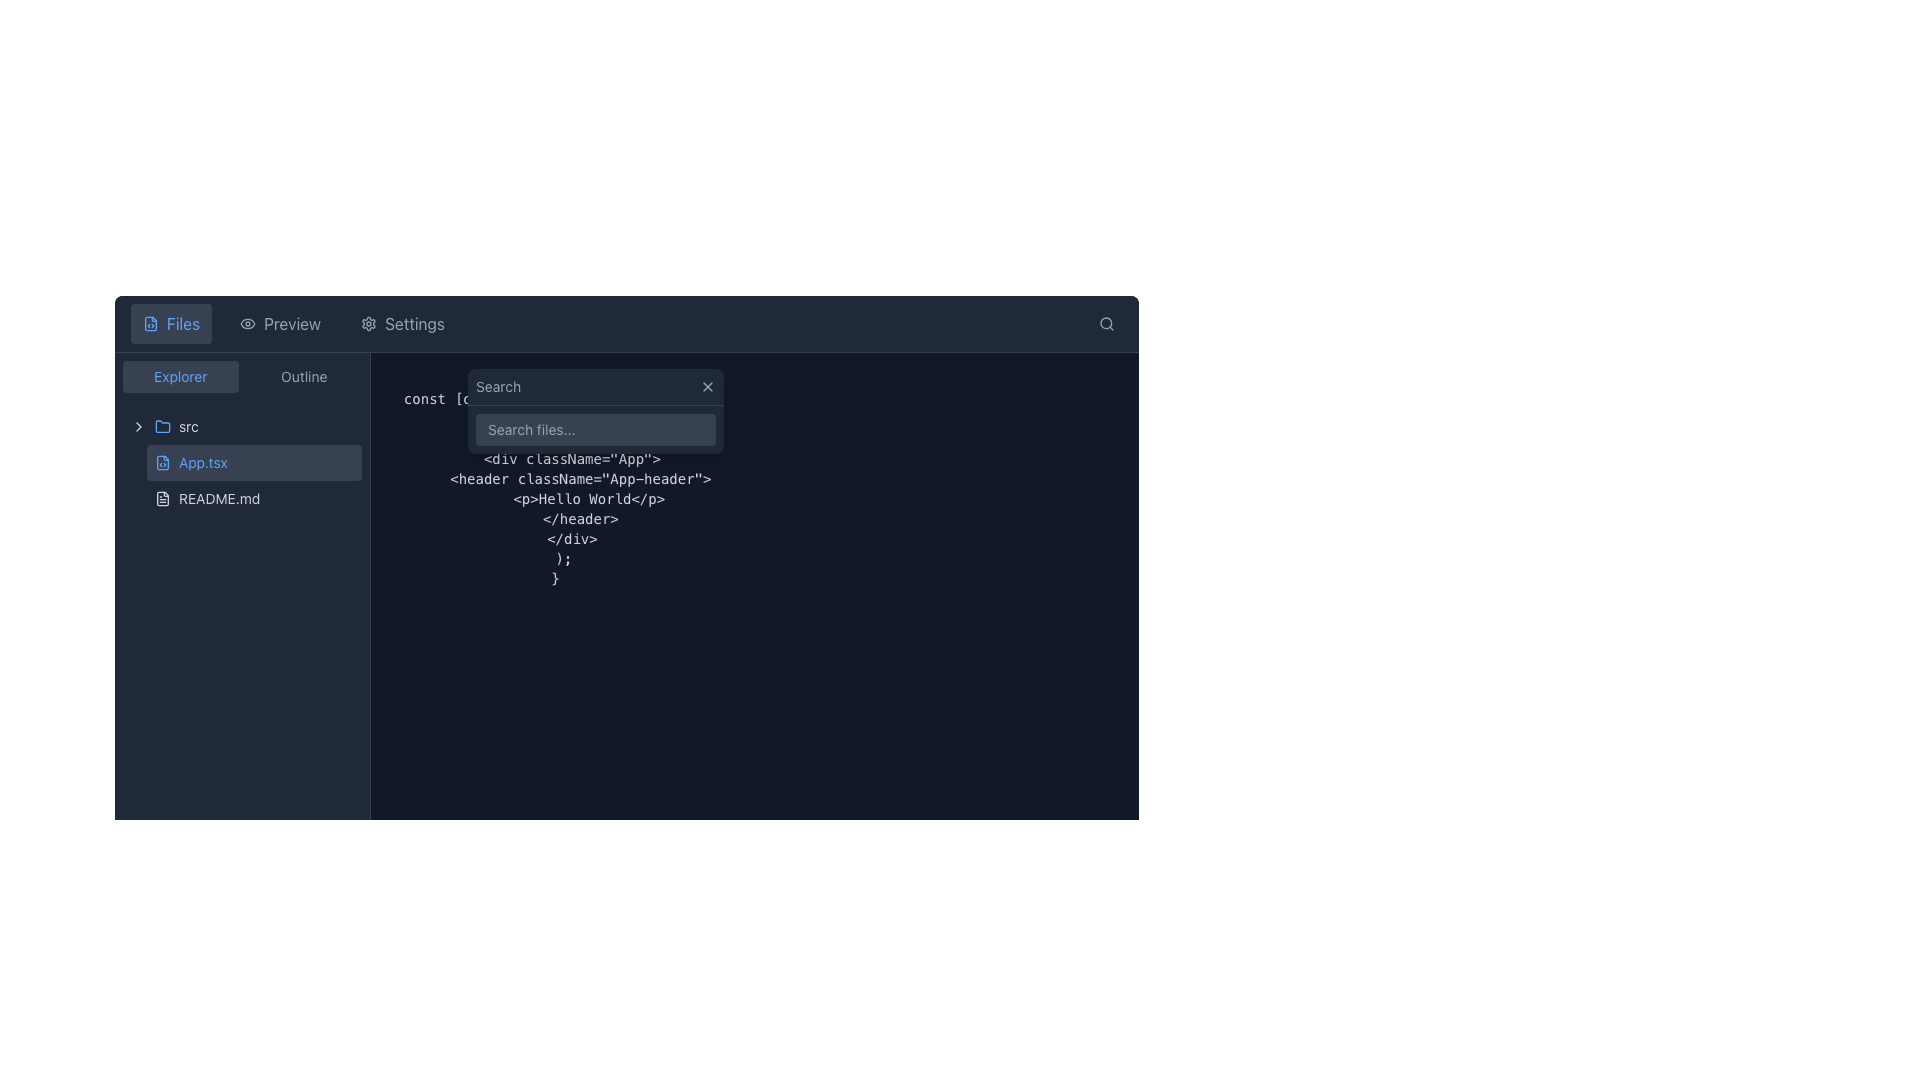 Image resolution: width=1920 pixels, height=1080 pixels. Describe the element at coordinates (369, 323) in the screenshot. I see `the gear icon` at that location.